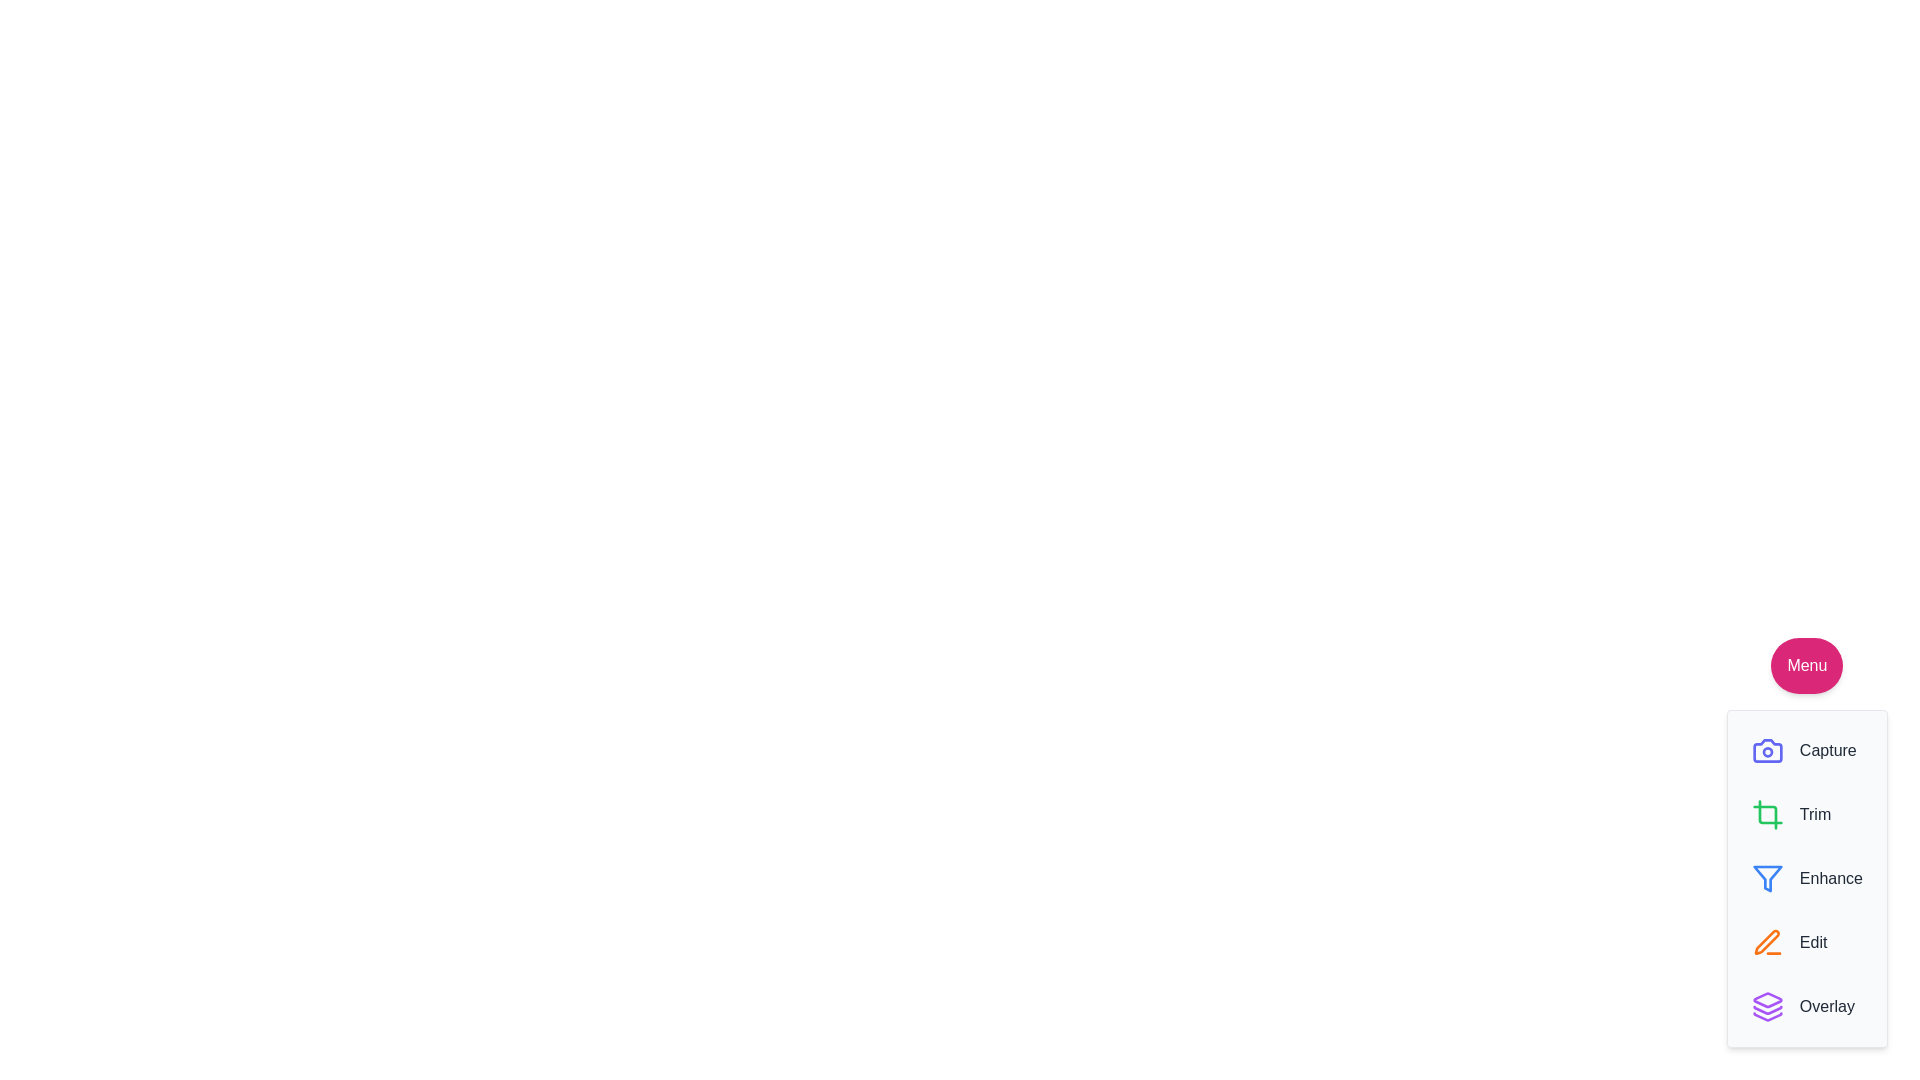  What do you see at coordinates (1803, 1006) in the screenshot?
I see `the 'Overlay' option in the menu` at bounding box center [1803, 1006].